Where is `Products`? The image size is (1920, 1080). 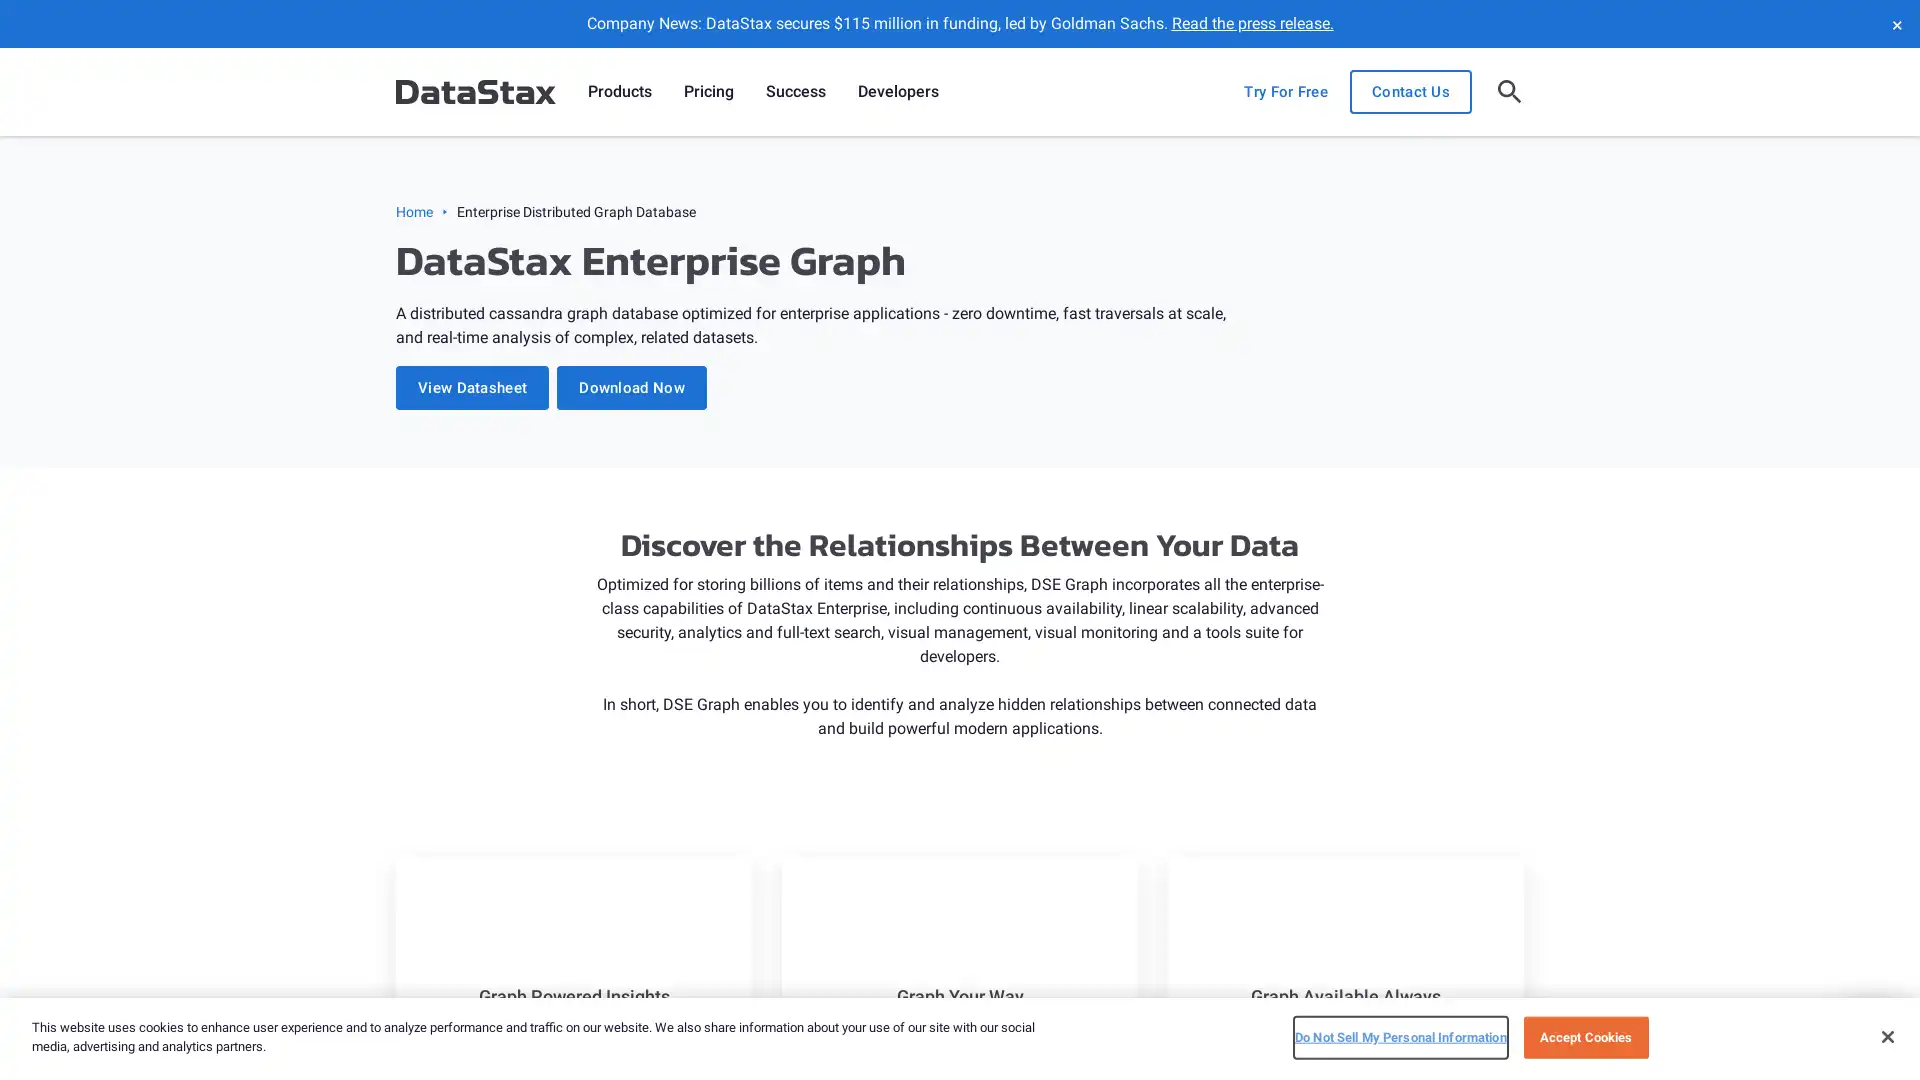 Products is located at coordinates (618, 92).